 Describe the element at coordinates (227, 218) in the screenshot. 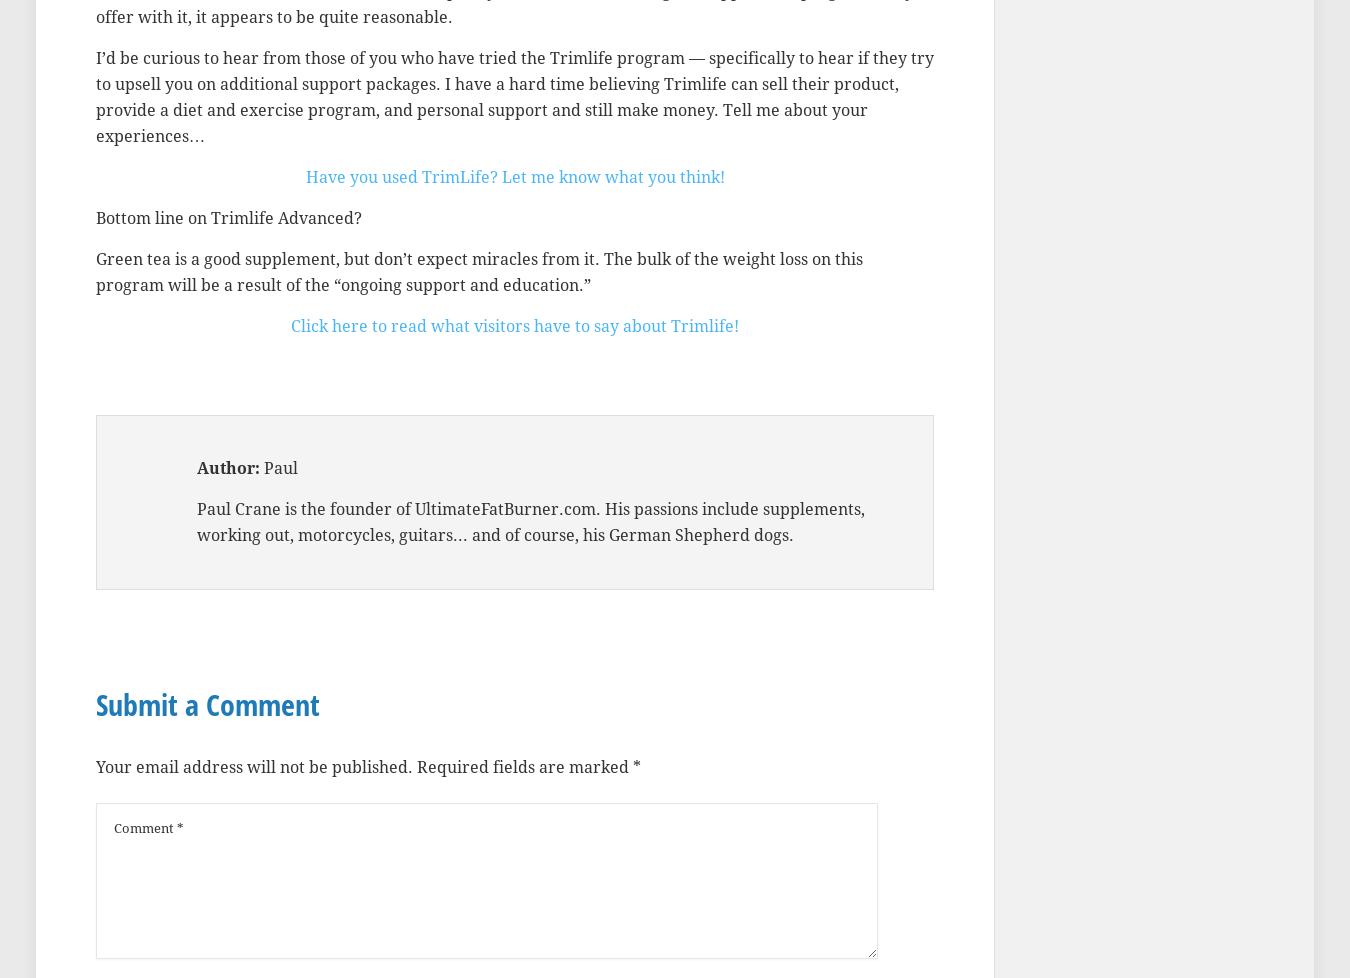

I see `'Bottom line on Trimlife Advanced?'` at that location.